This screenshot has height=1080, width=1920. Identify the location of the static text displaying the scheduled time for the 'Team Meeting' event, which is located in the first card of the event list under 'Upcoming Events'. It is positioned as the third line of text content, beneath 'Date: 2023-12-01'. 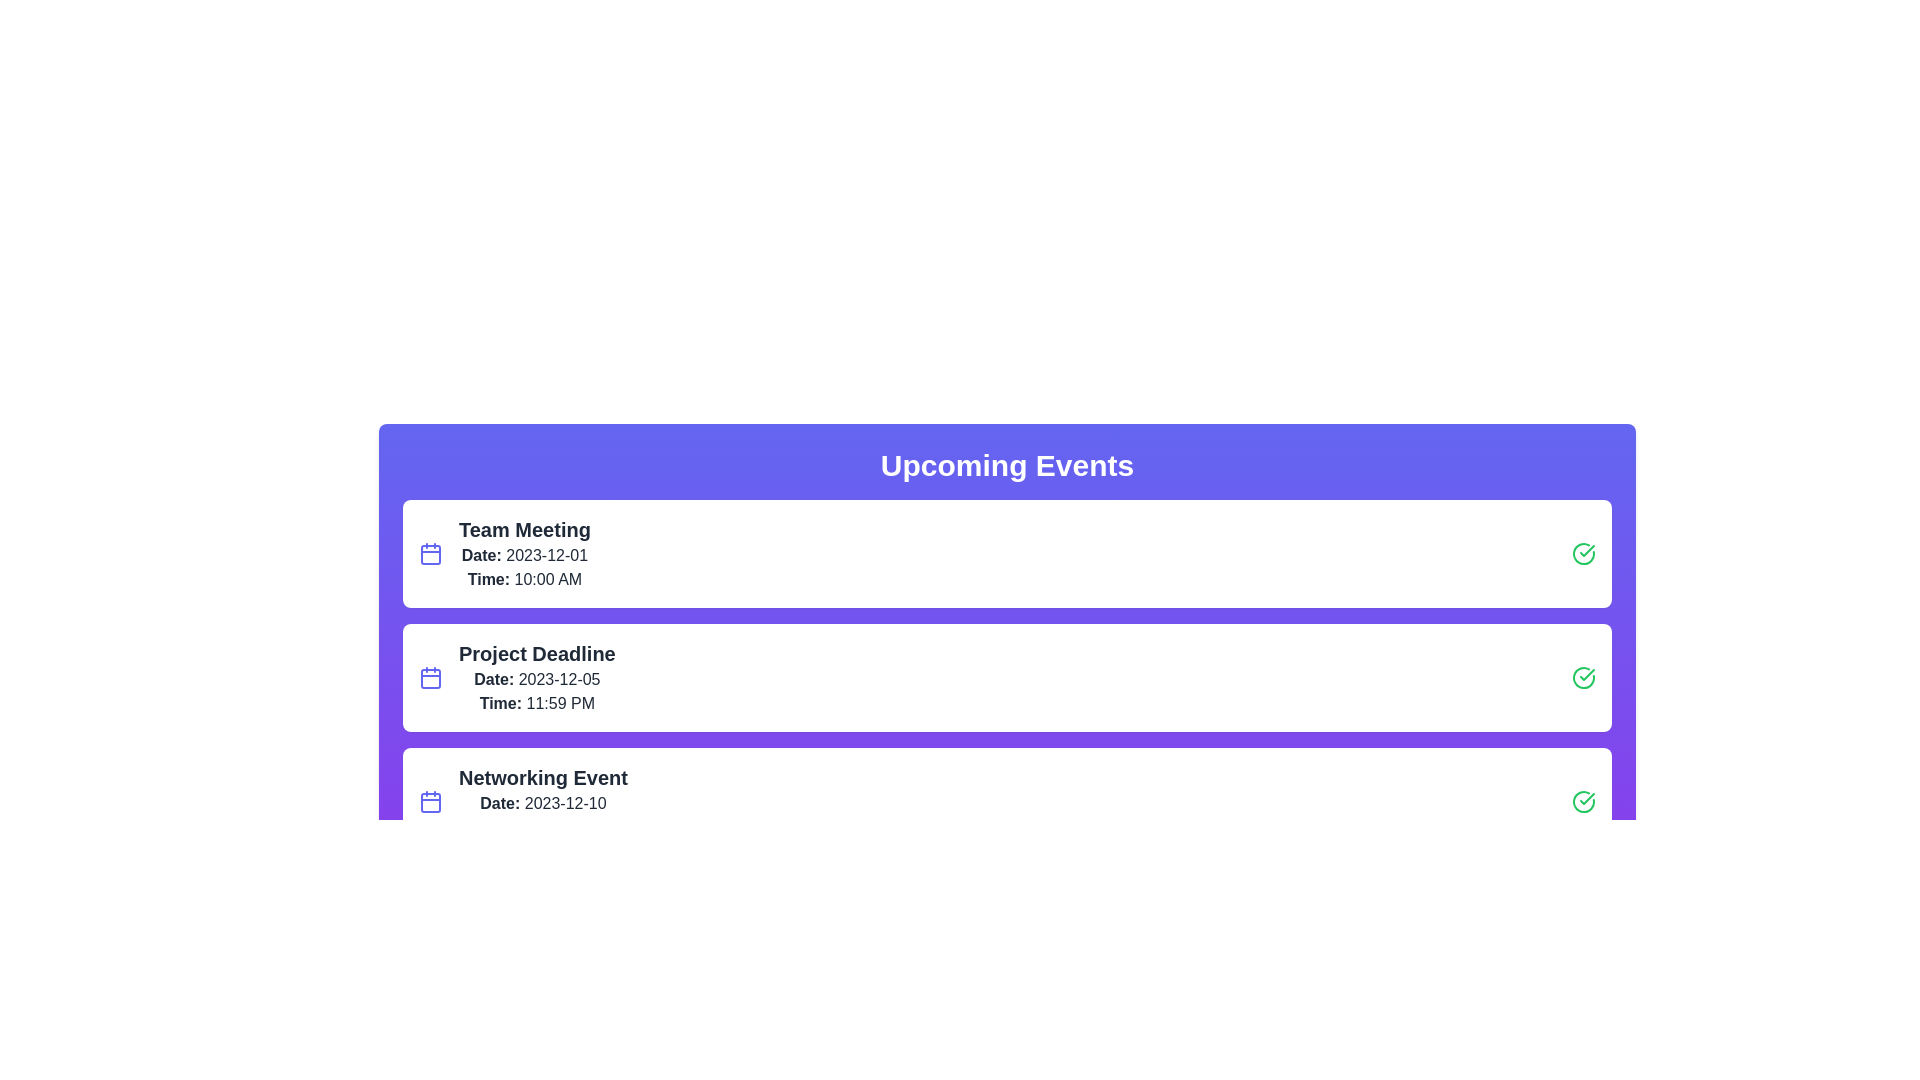
(524, 579).